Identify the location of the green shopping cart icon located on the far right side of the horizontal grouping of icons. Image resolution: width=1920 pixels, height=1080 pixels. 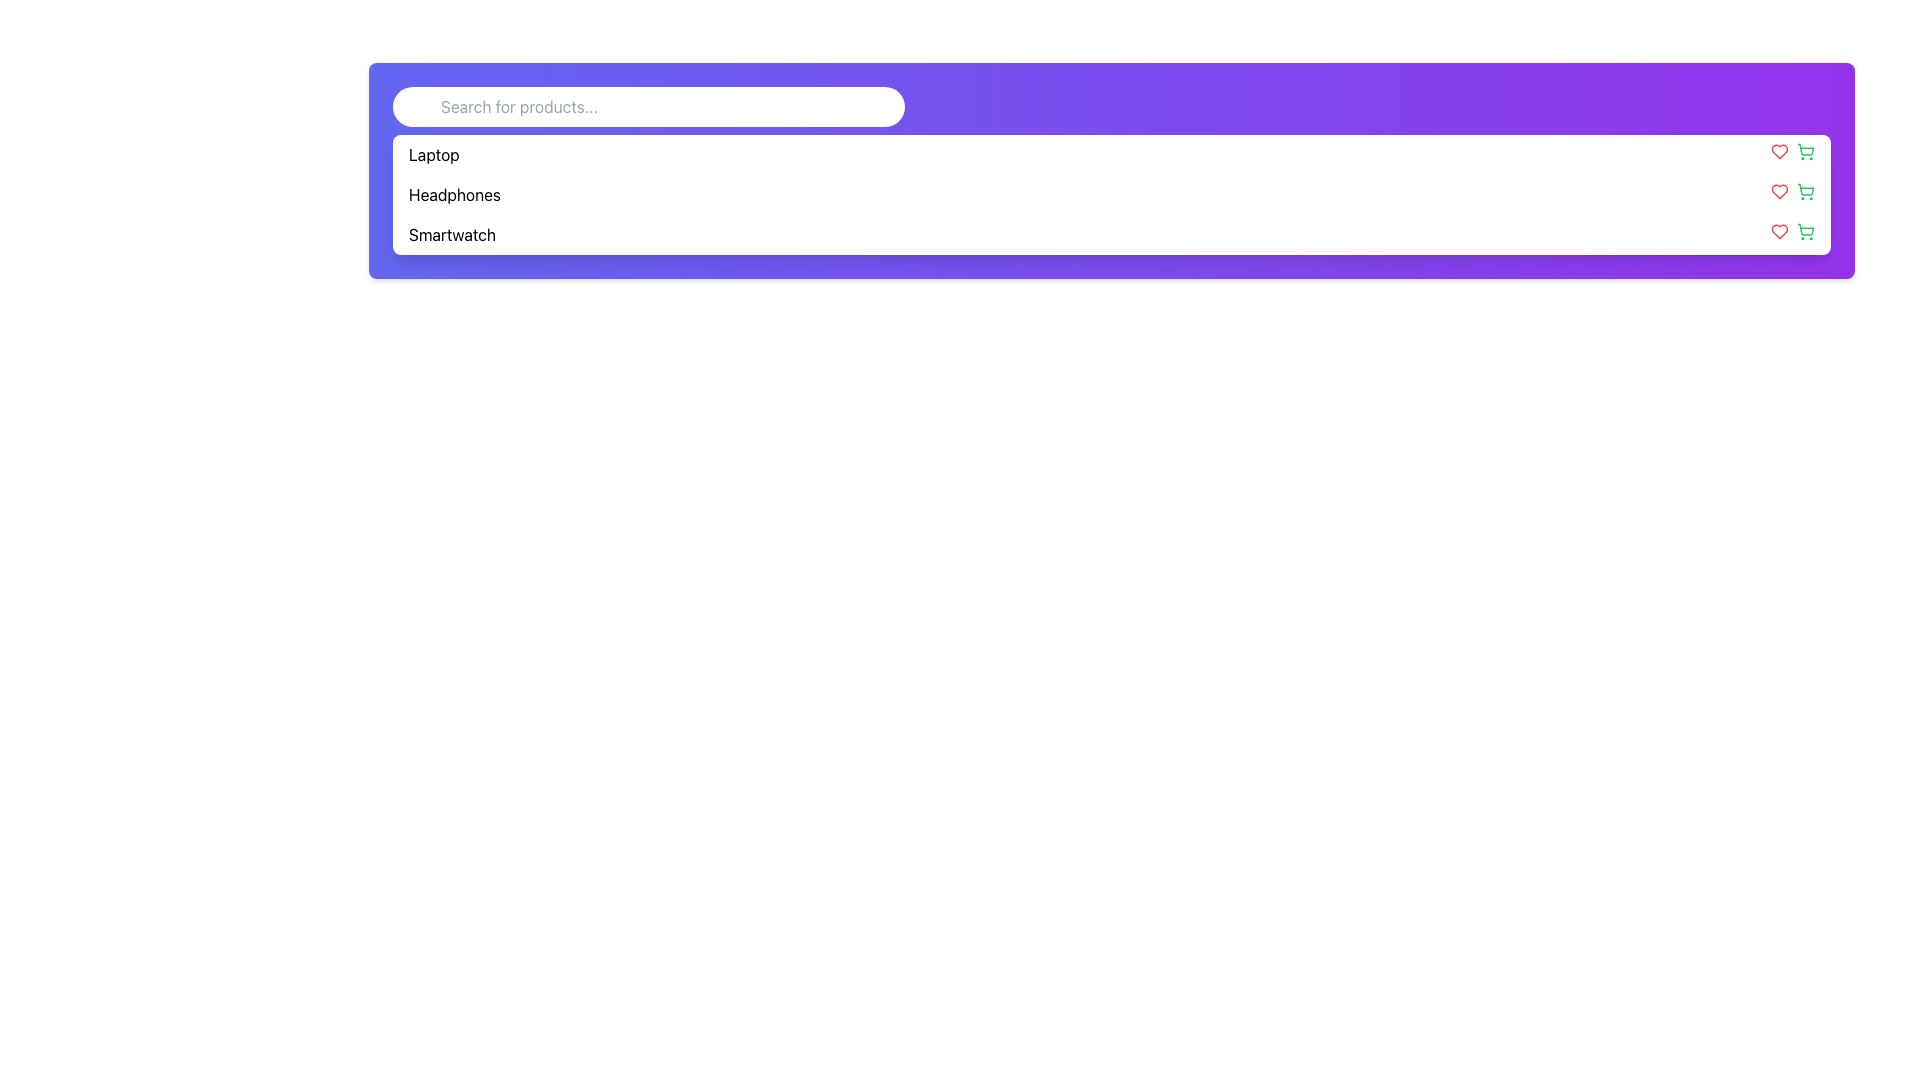
(1805, 150).